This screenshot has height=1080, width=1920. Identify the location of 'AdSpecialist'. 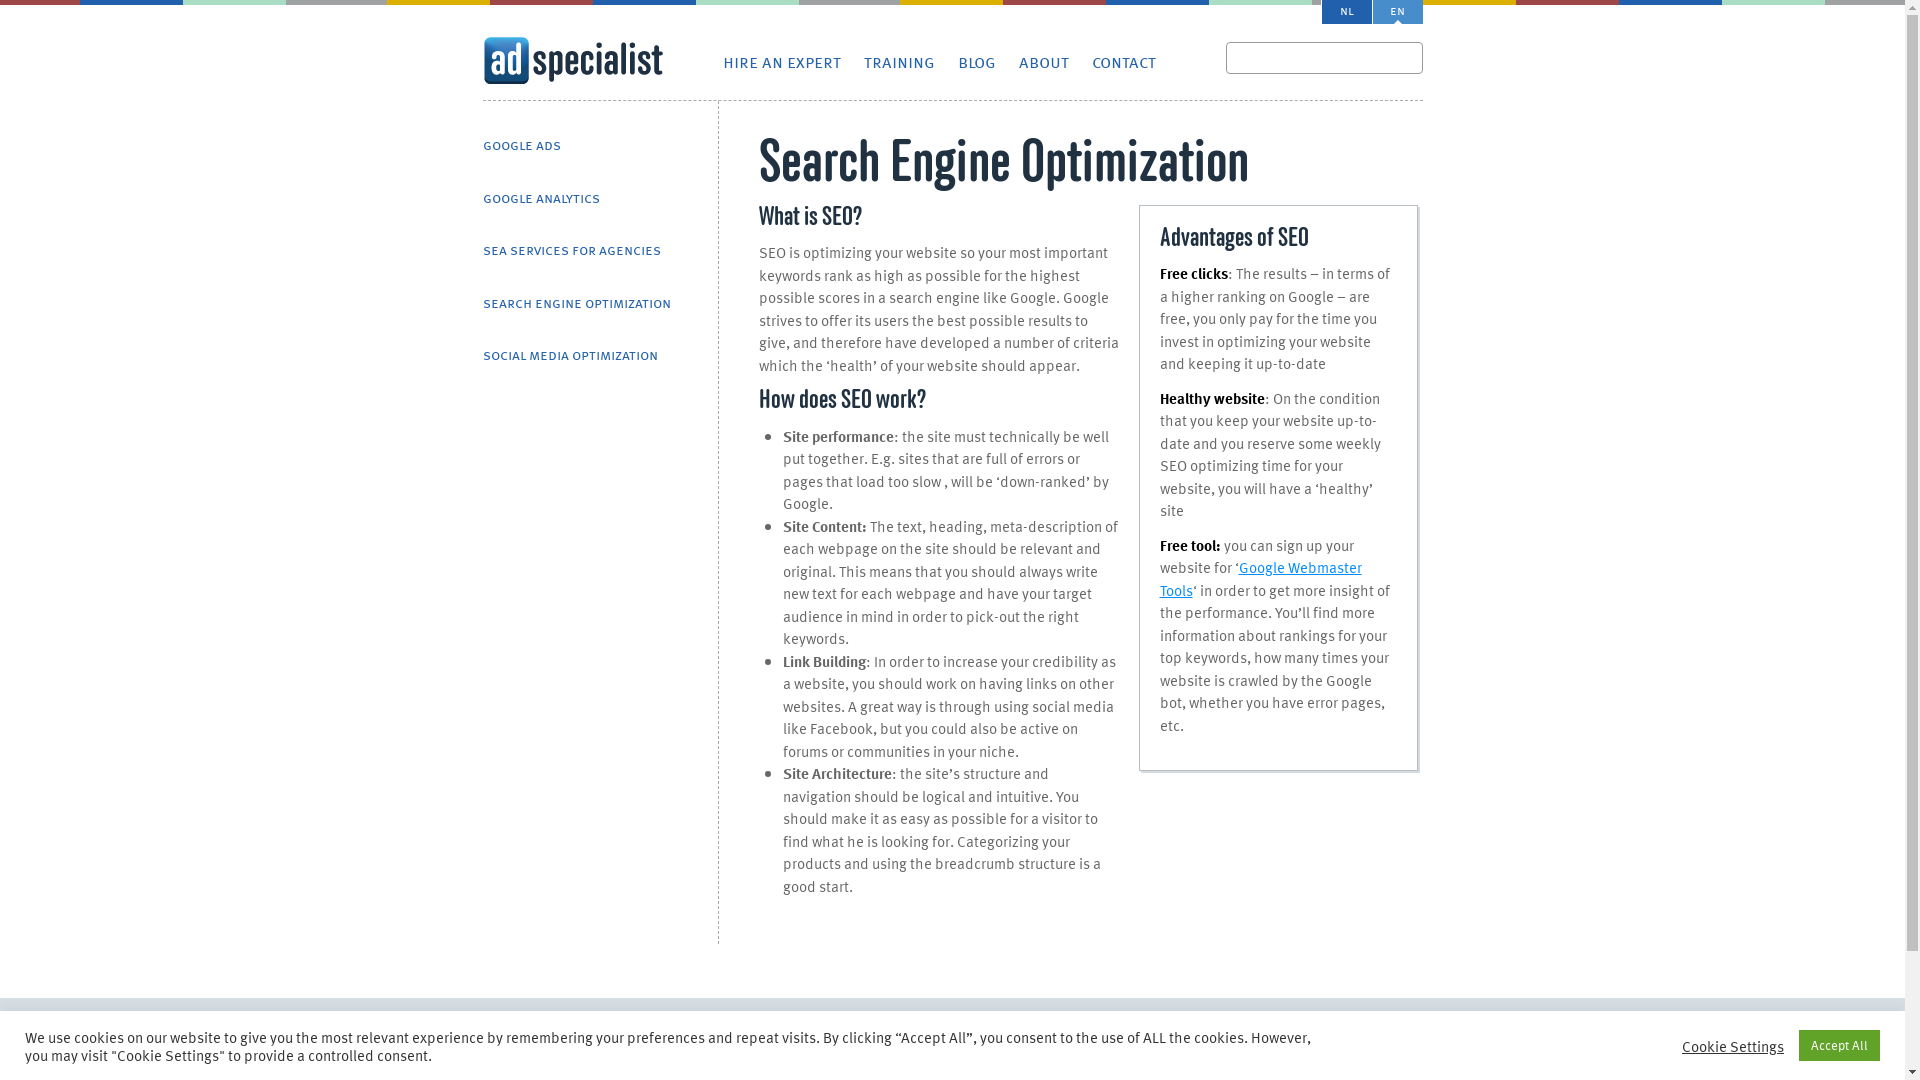
(570, 60).